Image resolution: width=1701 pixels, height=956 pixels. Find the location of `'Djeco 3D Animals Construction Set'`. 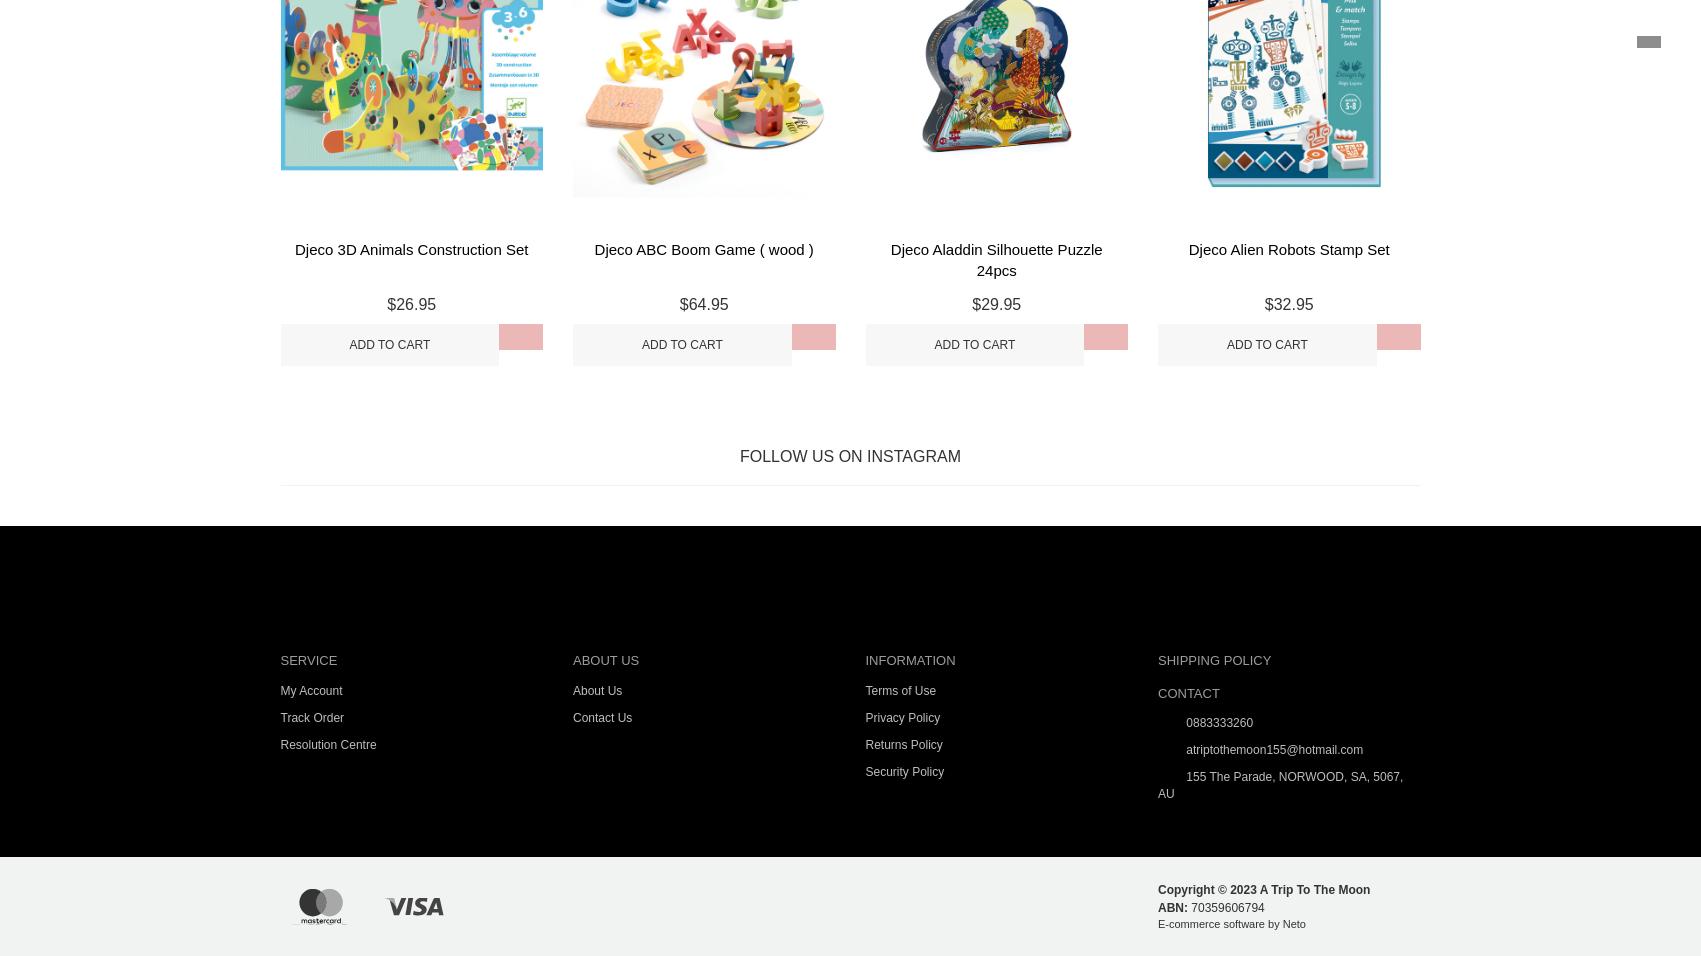

'Djeco 3D Animals Construction Set' is located at coordinates (410, 248).